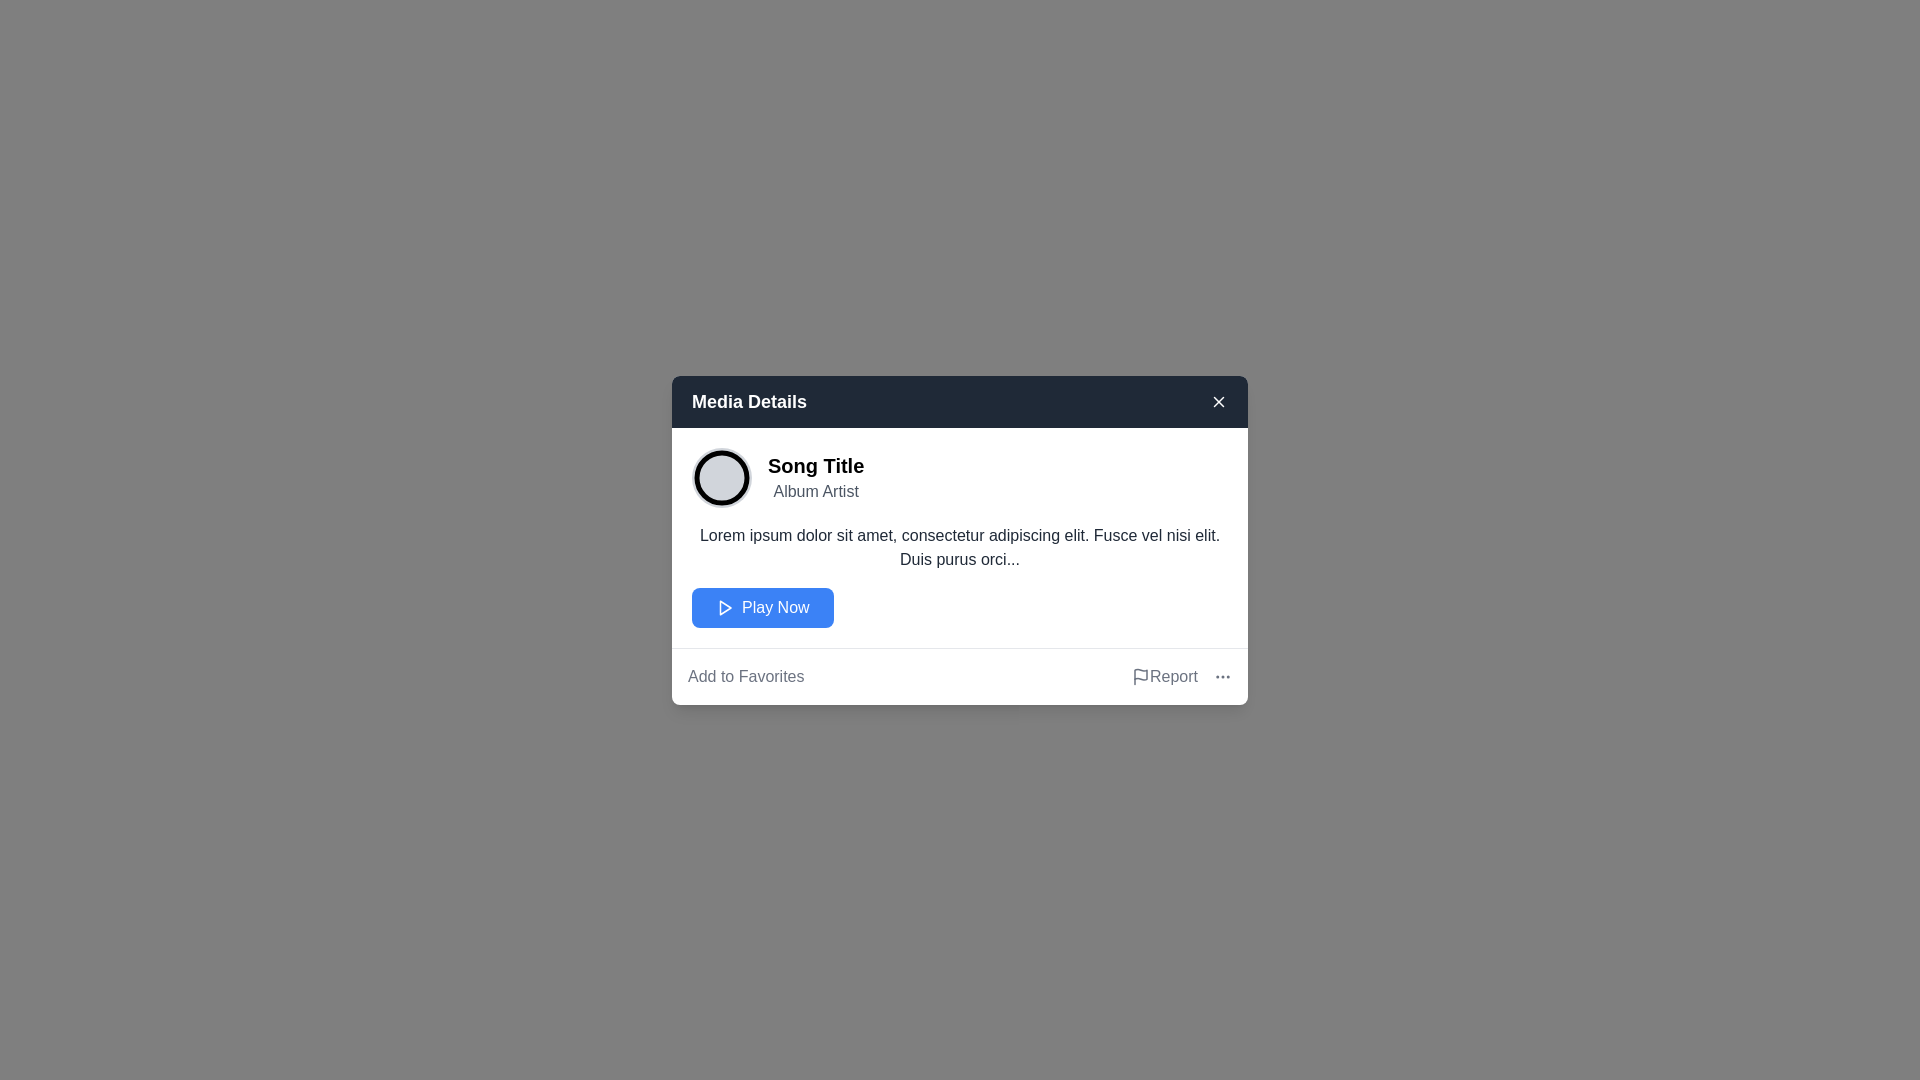  What do you see at coordinates (1222, 675) in the screenshot?
I see `the ellipsis icon located at the bottom right of the interface next to the 'Report' text` at bounding box center [1222, 675].